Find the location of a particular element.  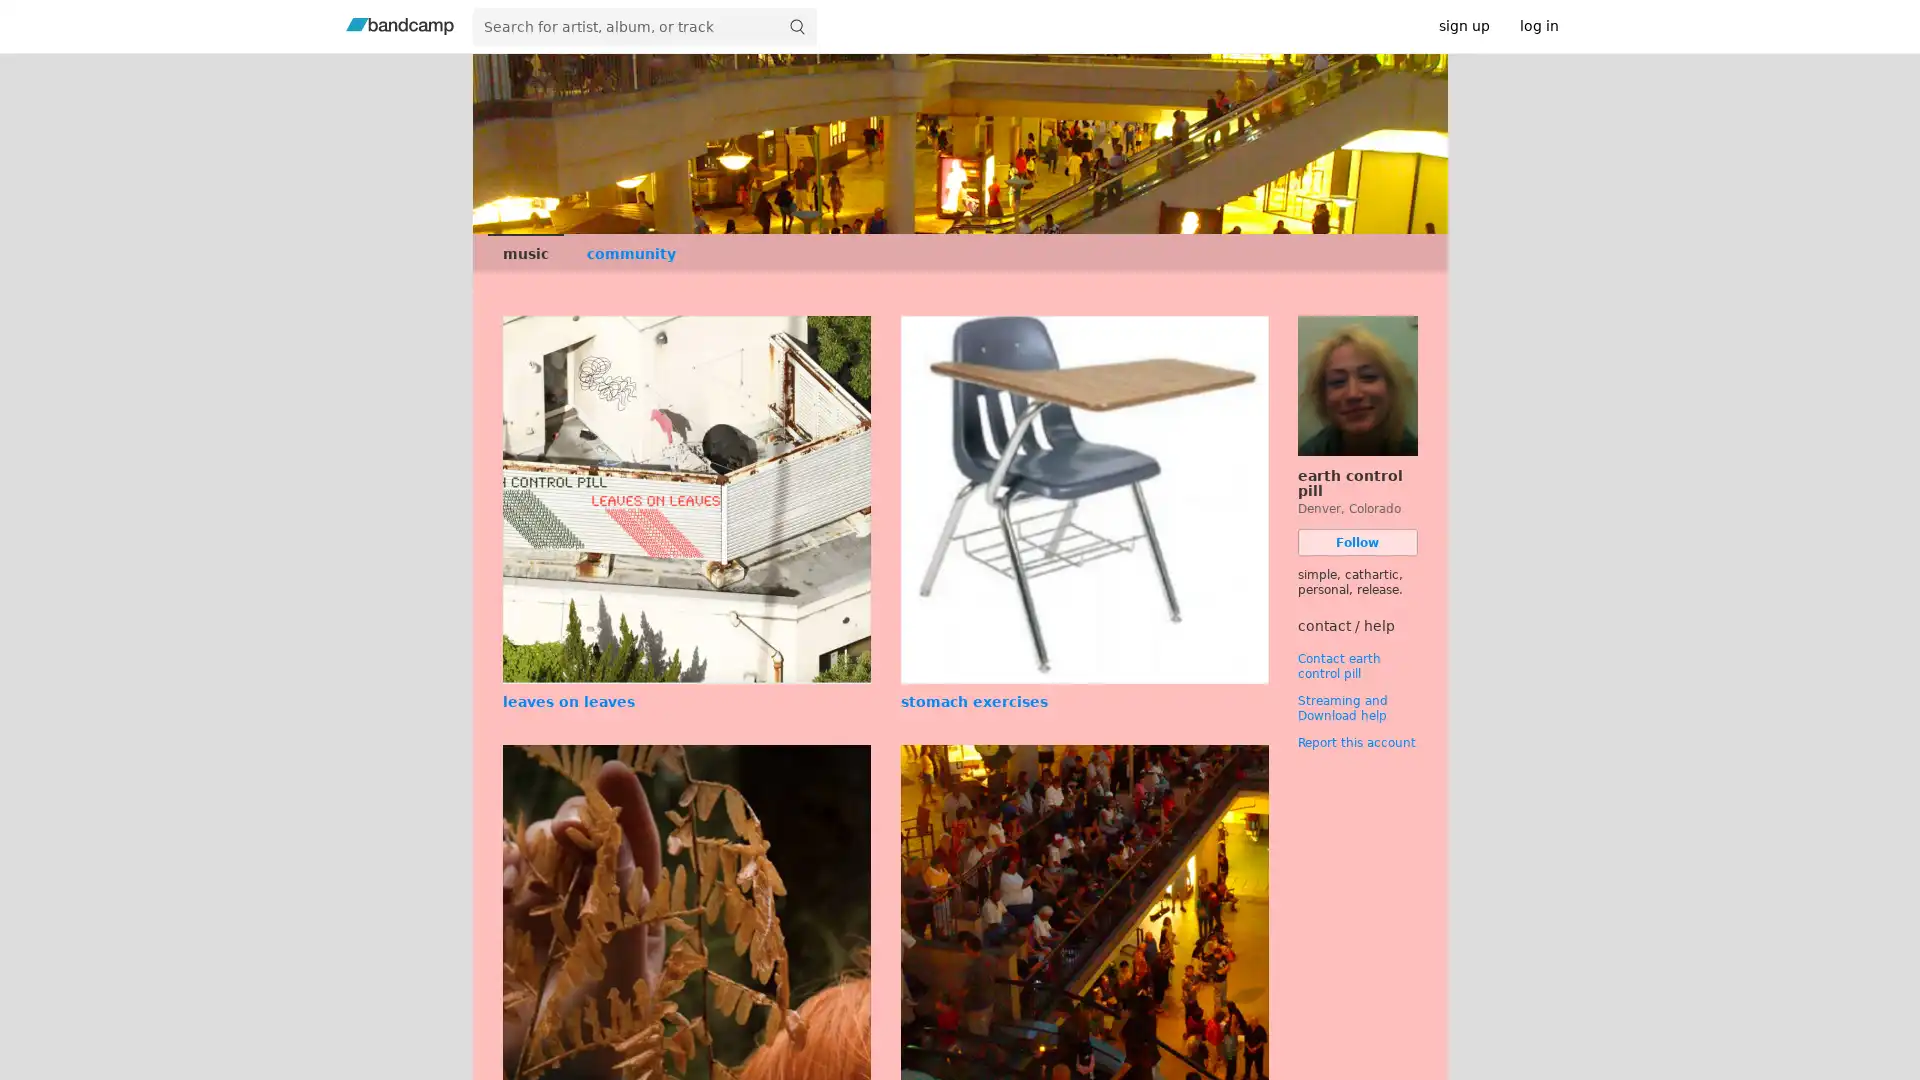

Follow is located at coordinates (1357, 542).